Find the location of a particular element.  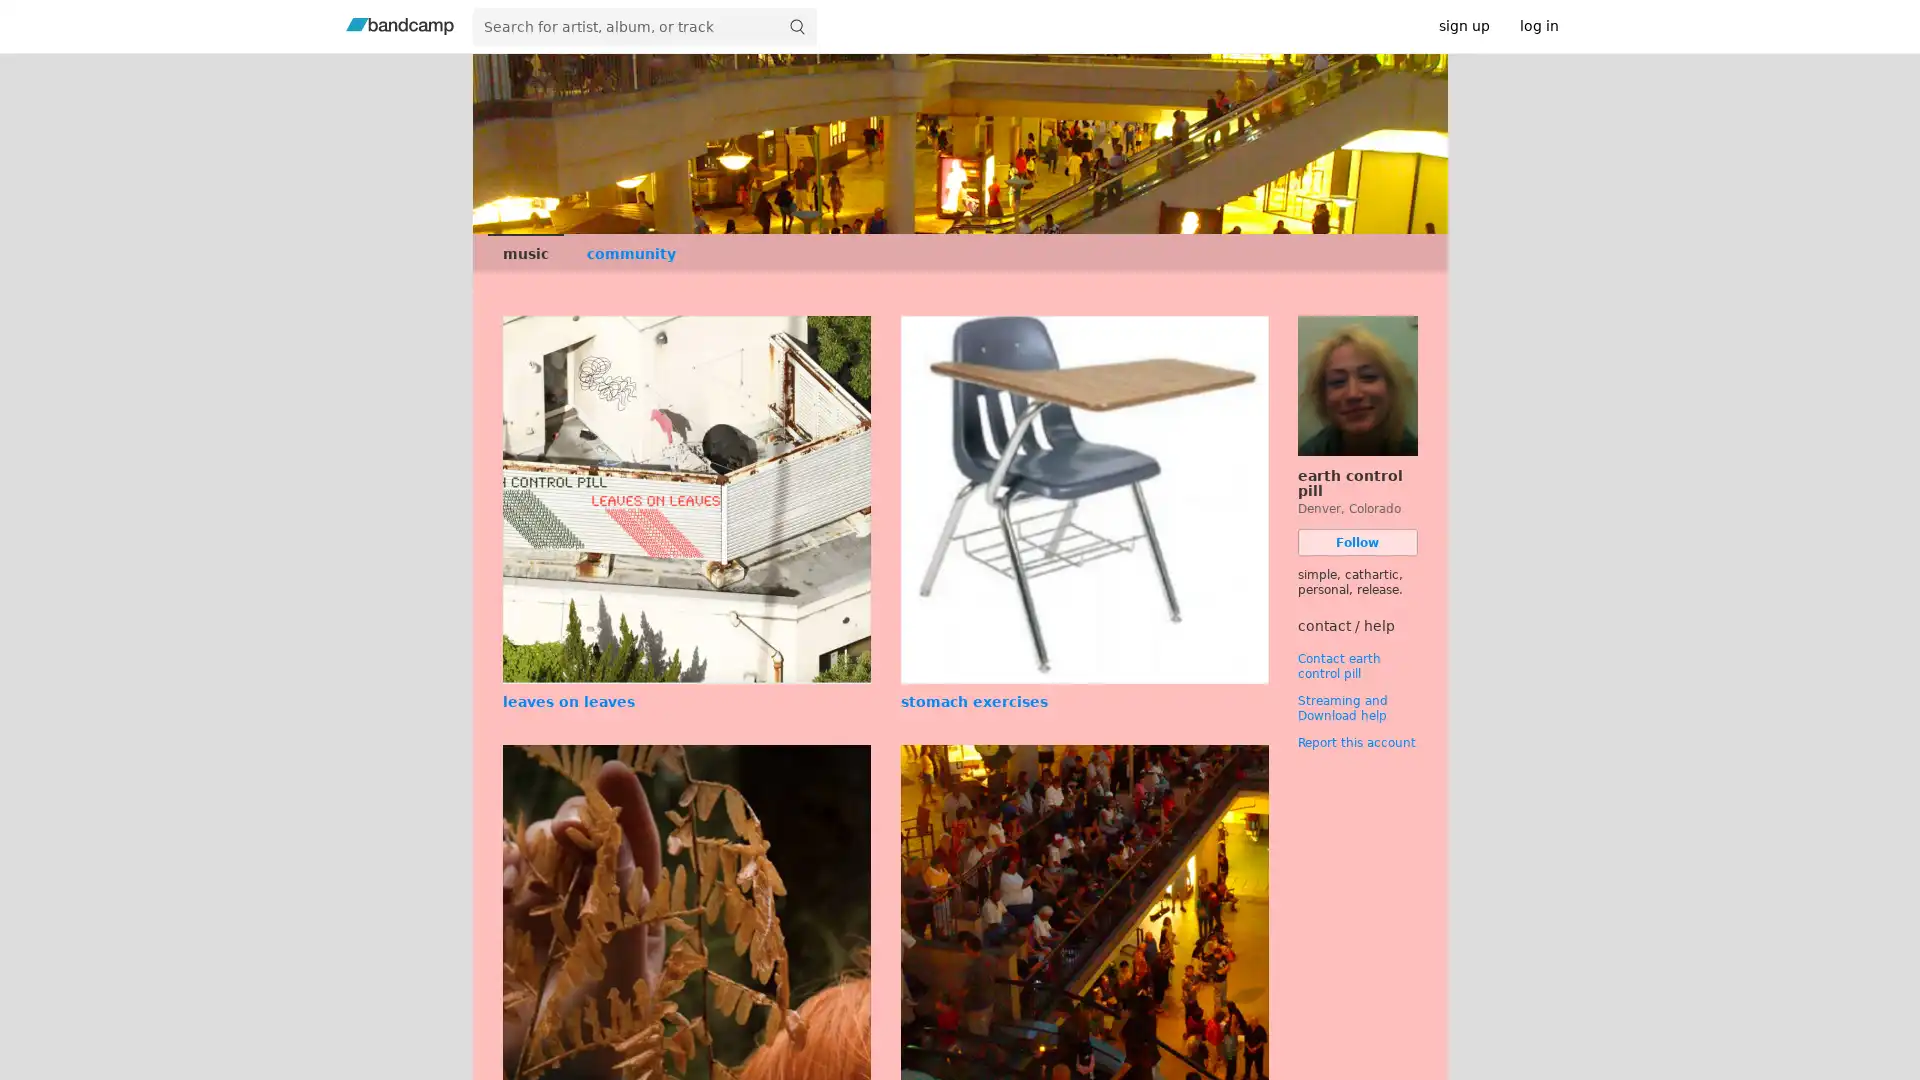

Follow is located at coordinates (1357, 542).